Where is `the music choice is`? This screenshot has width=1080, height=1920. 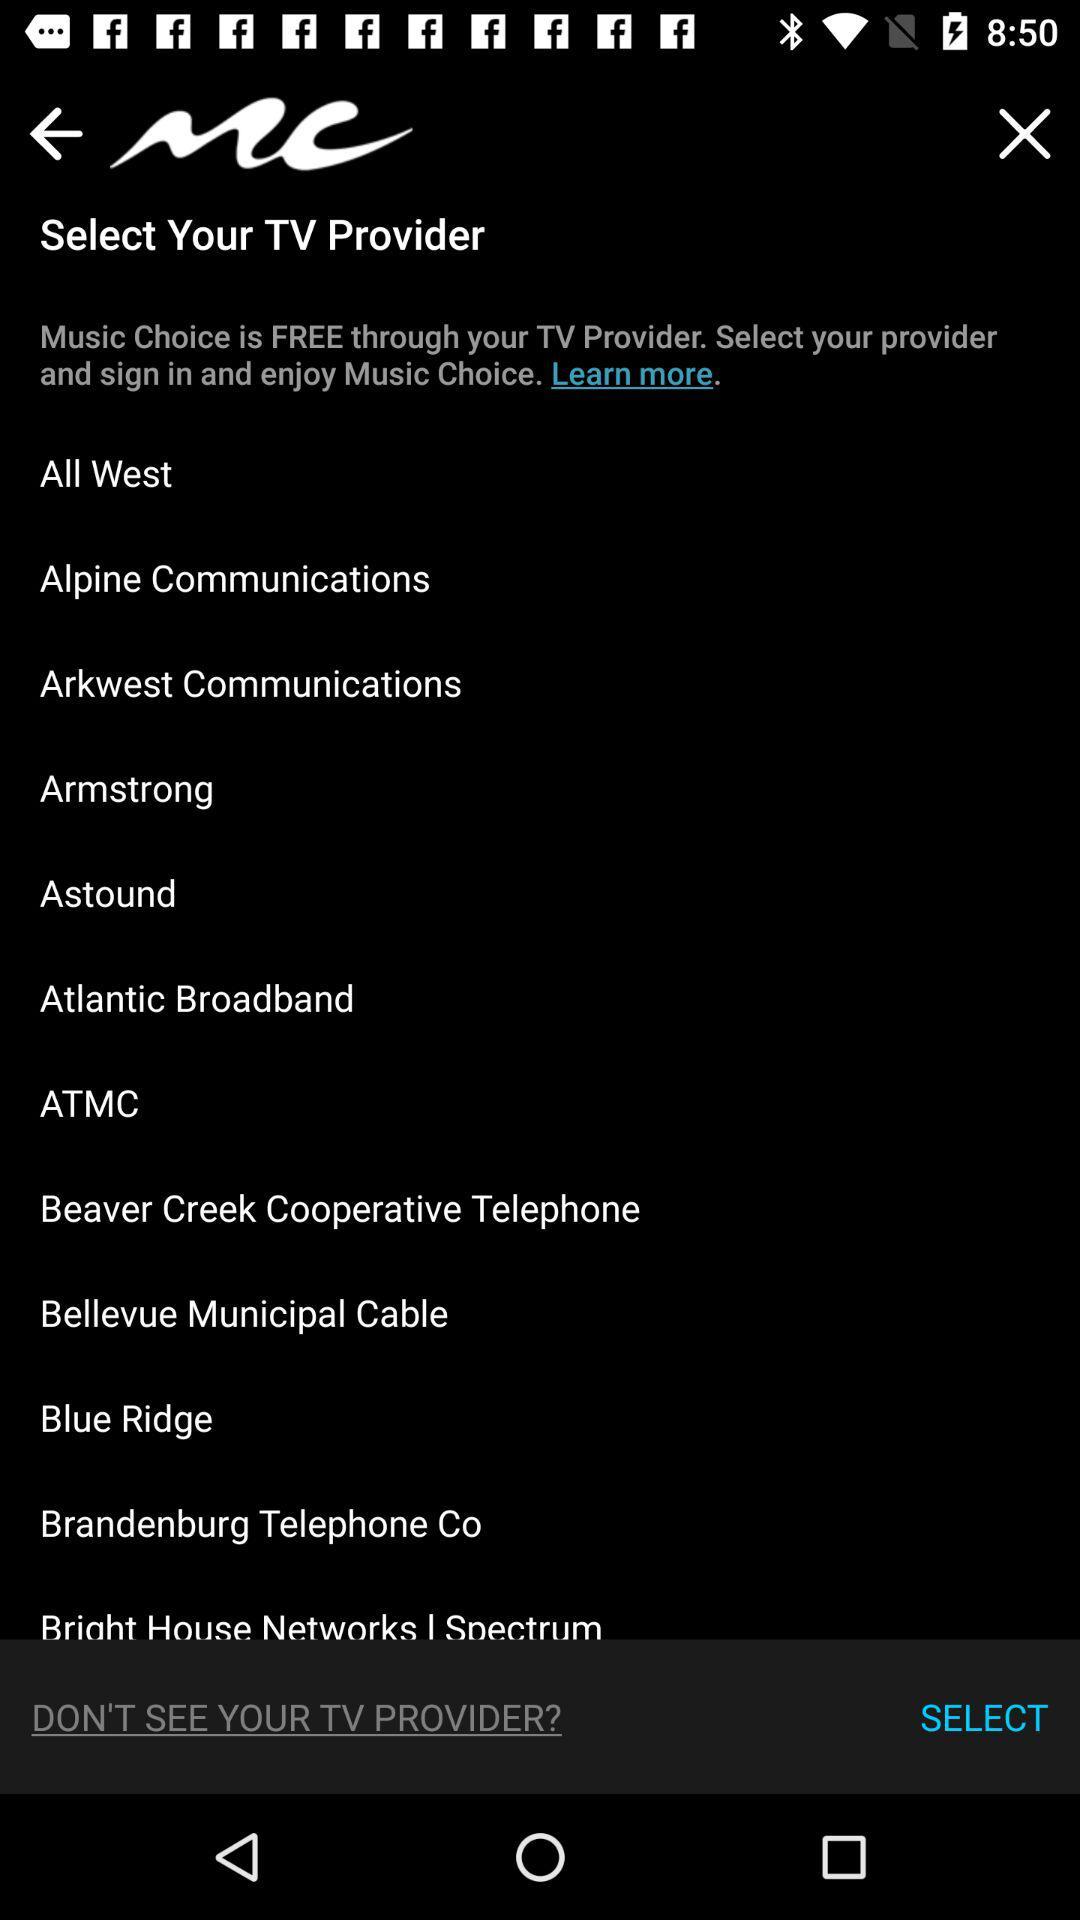 the music choice is is located at coordinates (540, 354).